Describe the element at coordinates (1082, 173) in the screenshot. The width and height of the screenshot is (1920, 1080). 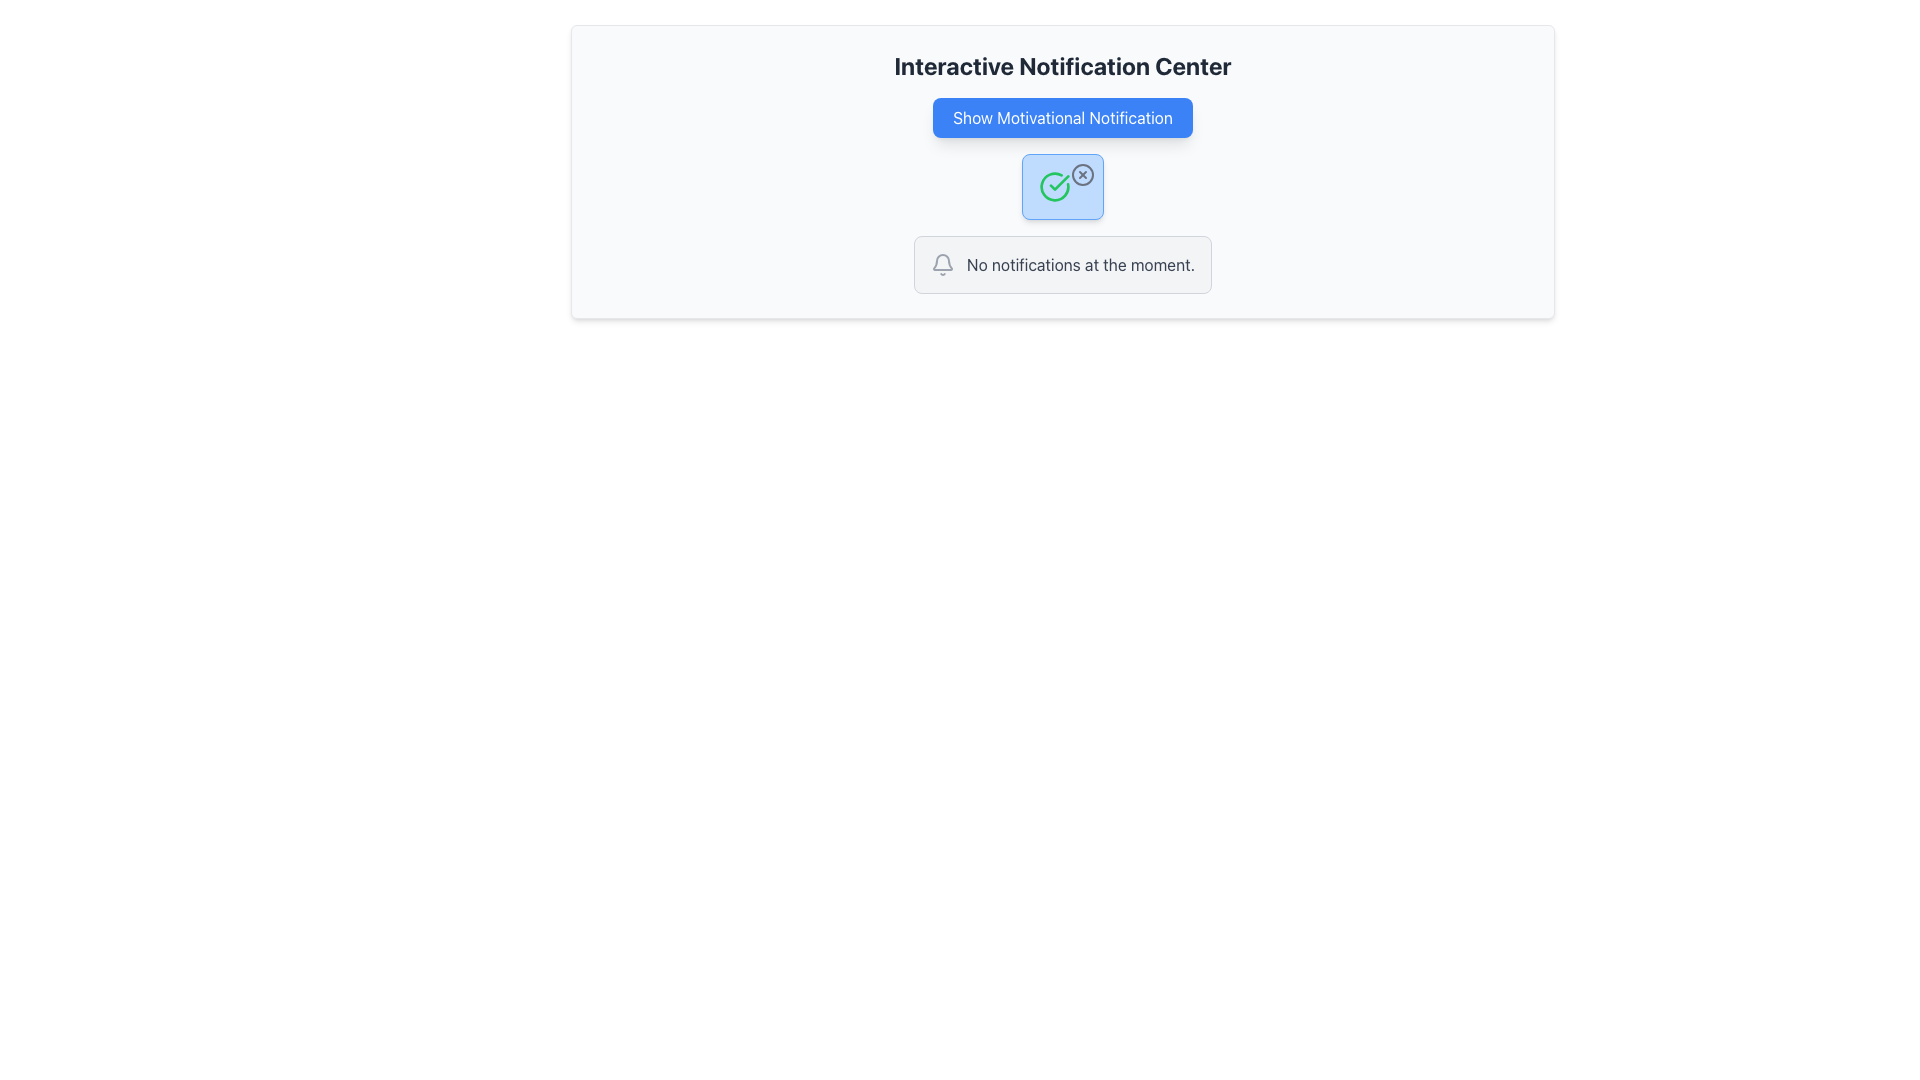
I see `the close ('X') button styled with a circular icon located at the top-right corner of the blue notification bubble` at that location.